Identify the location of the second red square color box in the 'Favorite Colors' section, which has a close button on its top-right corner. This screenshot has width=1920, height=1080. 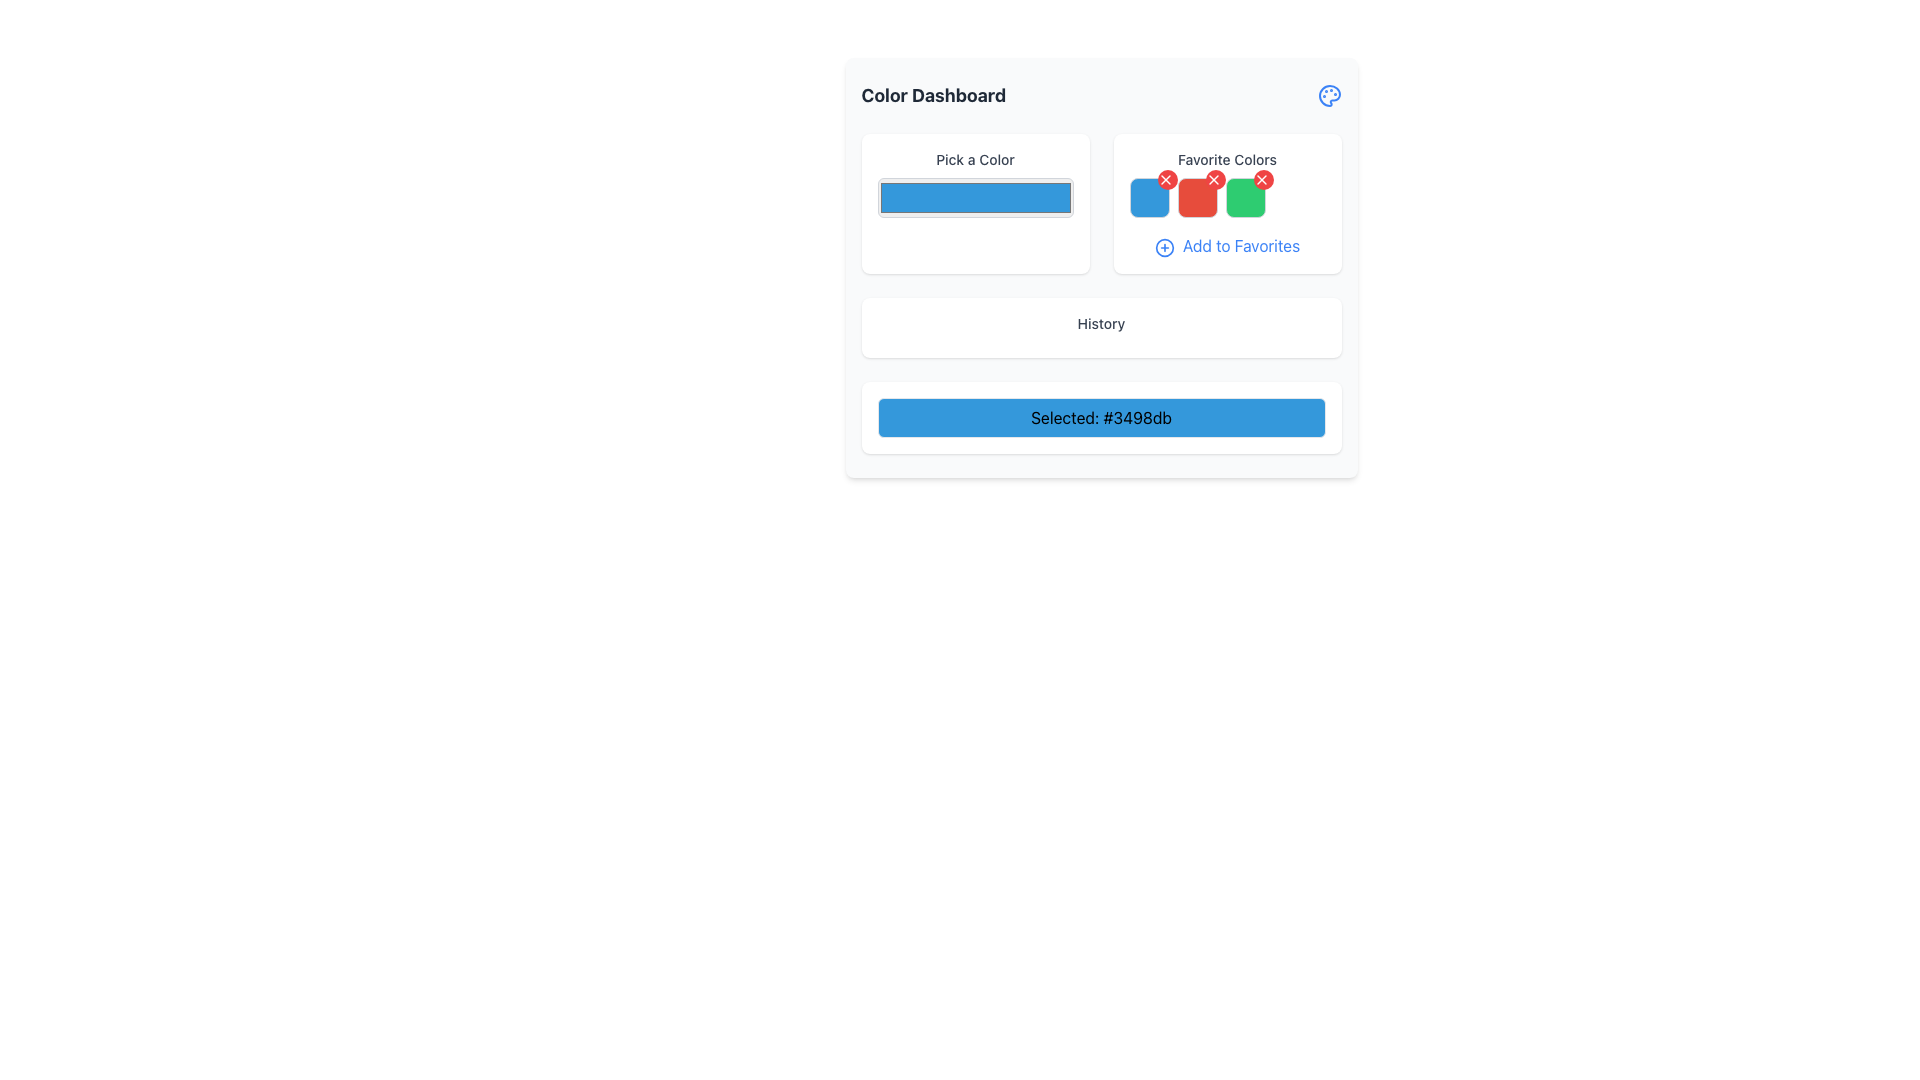
(1197, 197).